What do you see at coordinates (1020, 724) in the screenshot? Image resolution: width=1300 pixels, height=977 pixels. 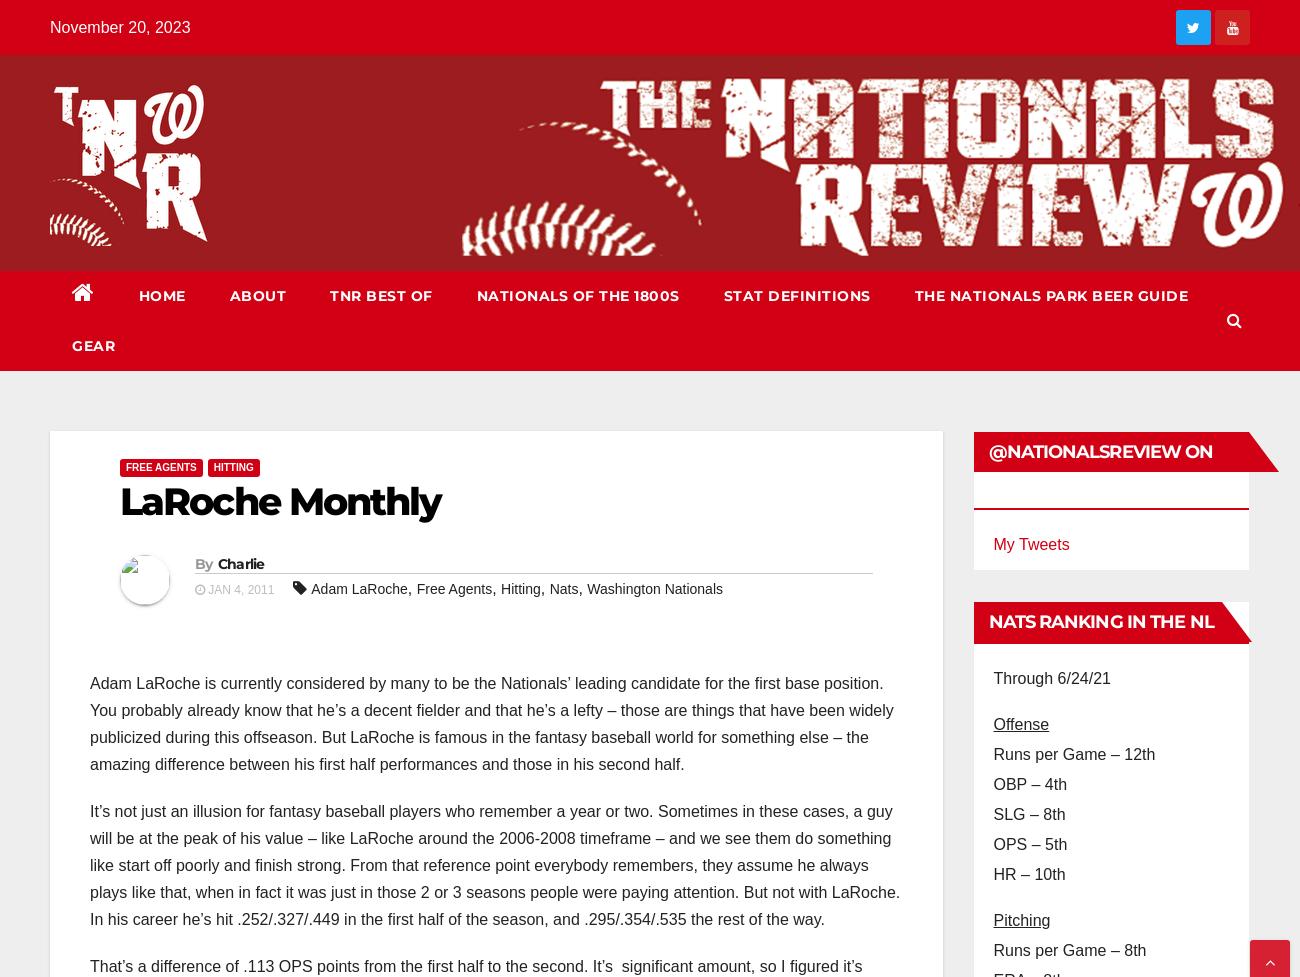 I see `'Offense'` at bounding box center [1020, 724].